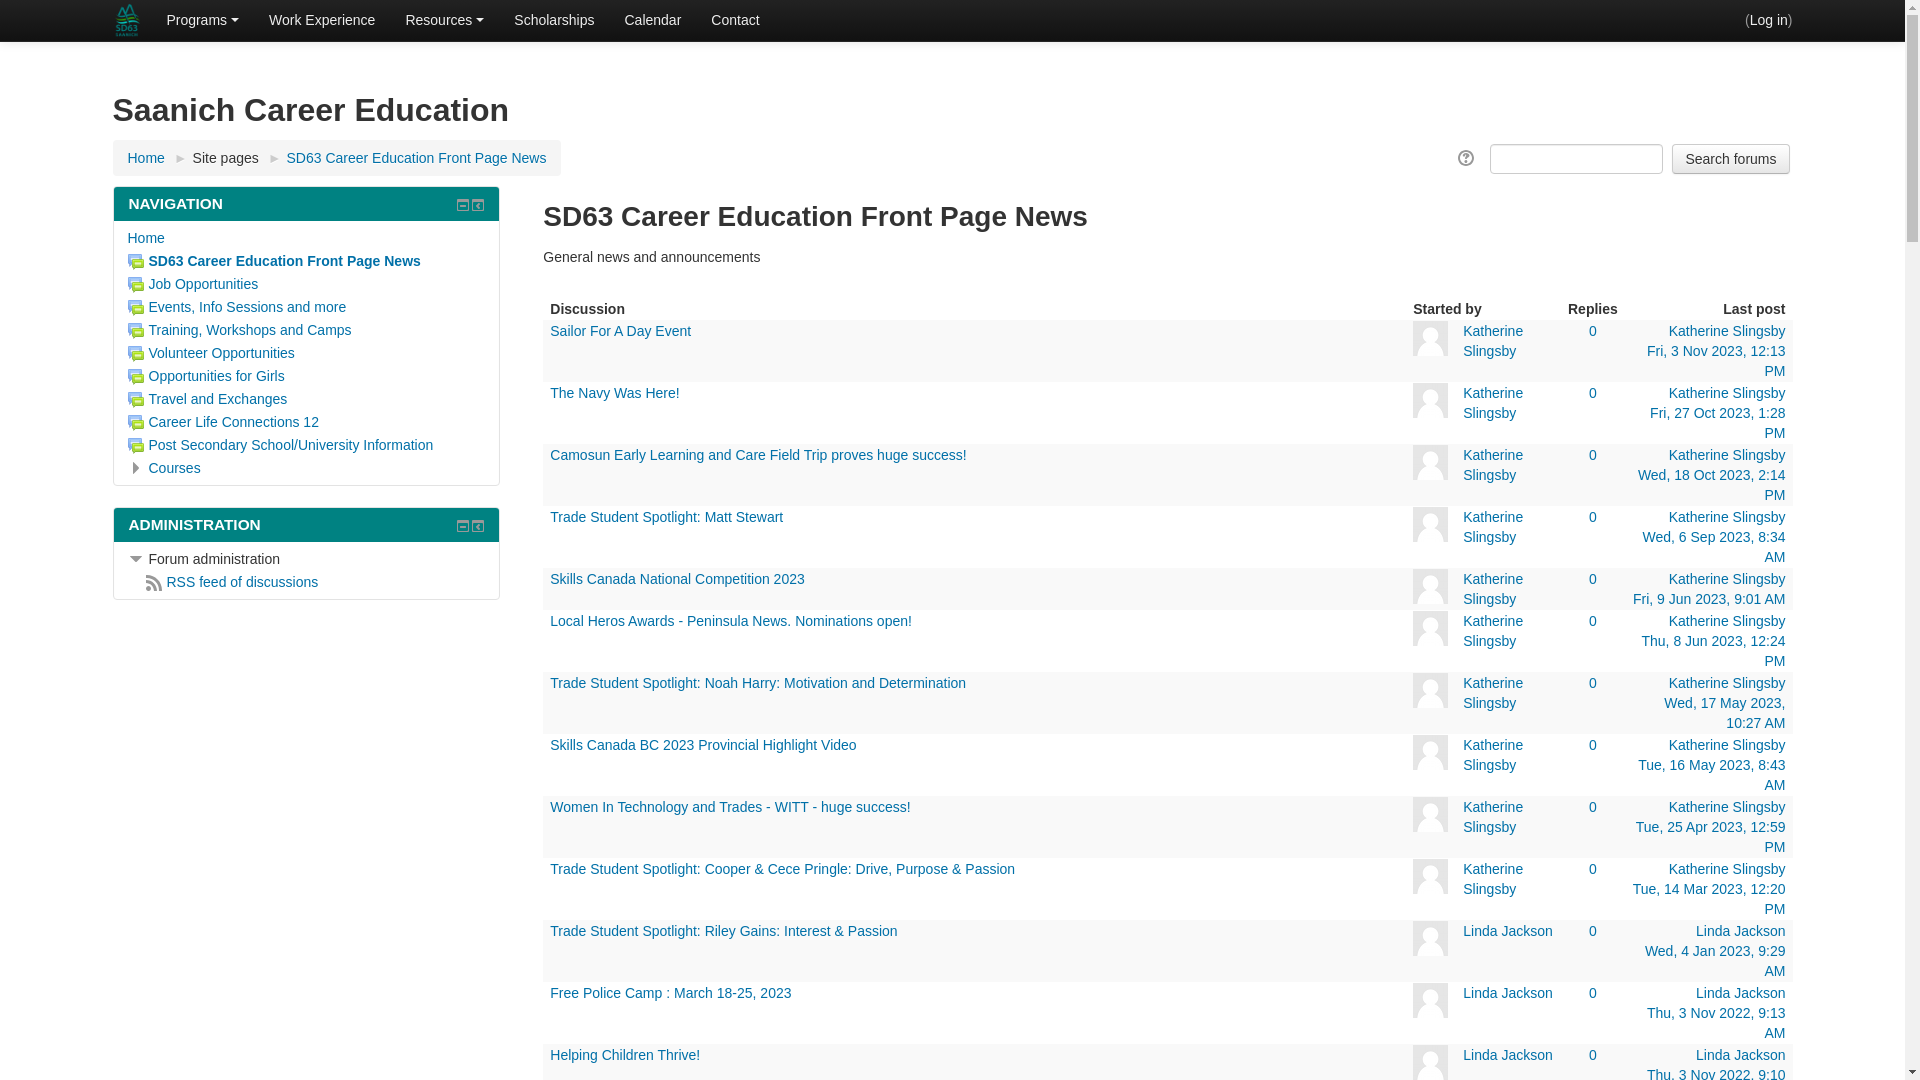 The width and height of the screenshot is (1920, 1080). What do you see at coordinates (193, 284) in the screenshot?
I see `'Job Opportunities'` at bounding box center [193, 284].